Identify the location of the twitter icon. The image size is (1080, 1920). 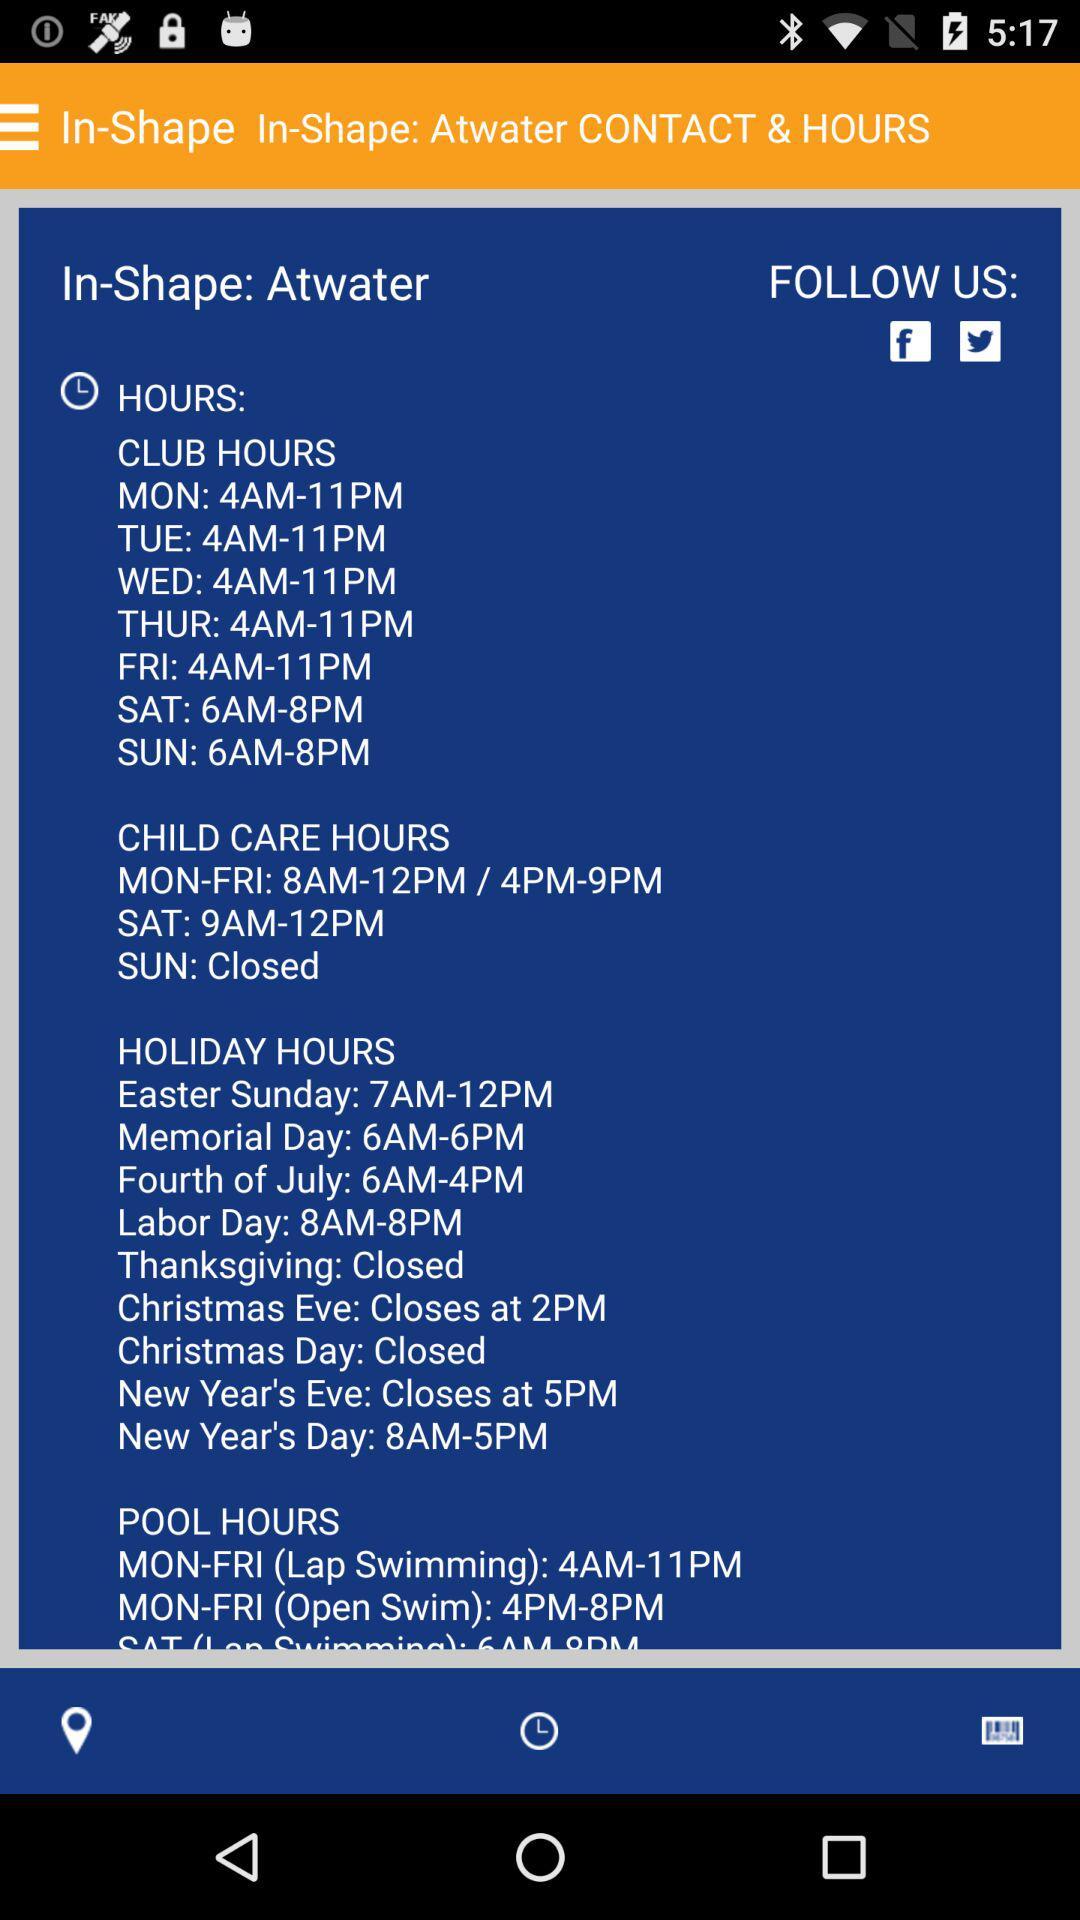
(979, 365).